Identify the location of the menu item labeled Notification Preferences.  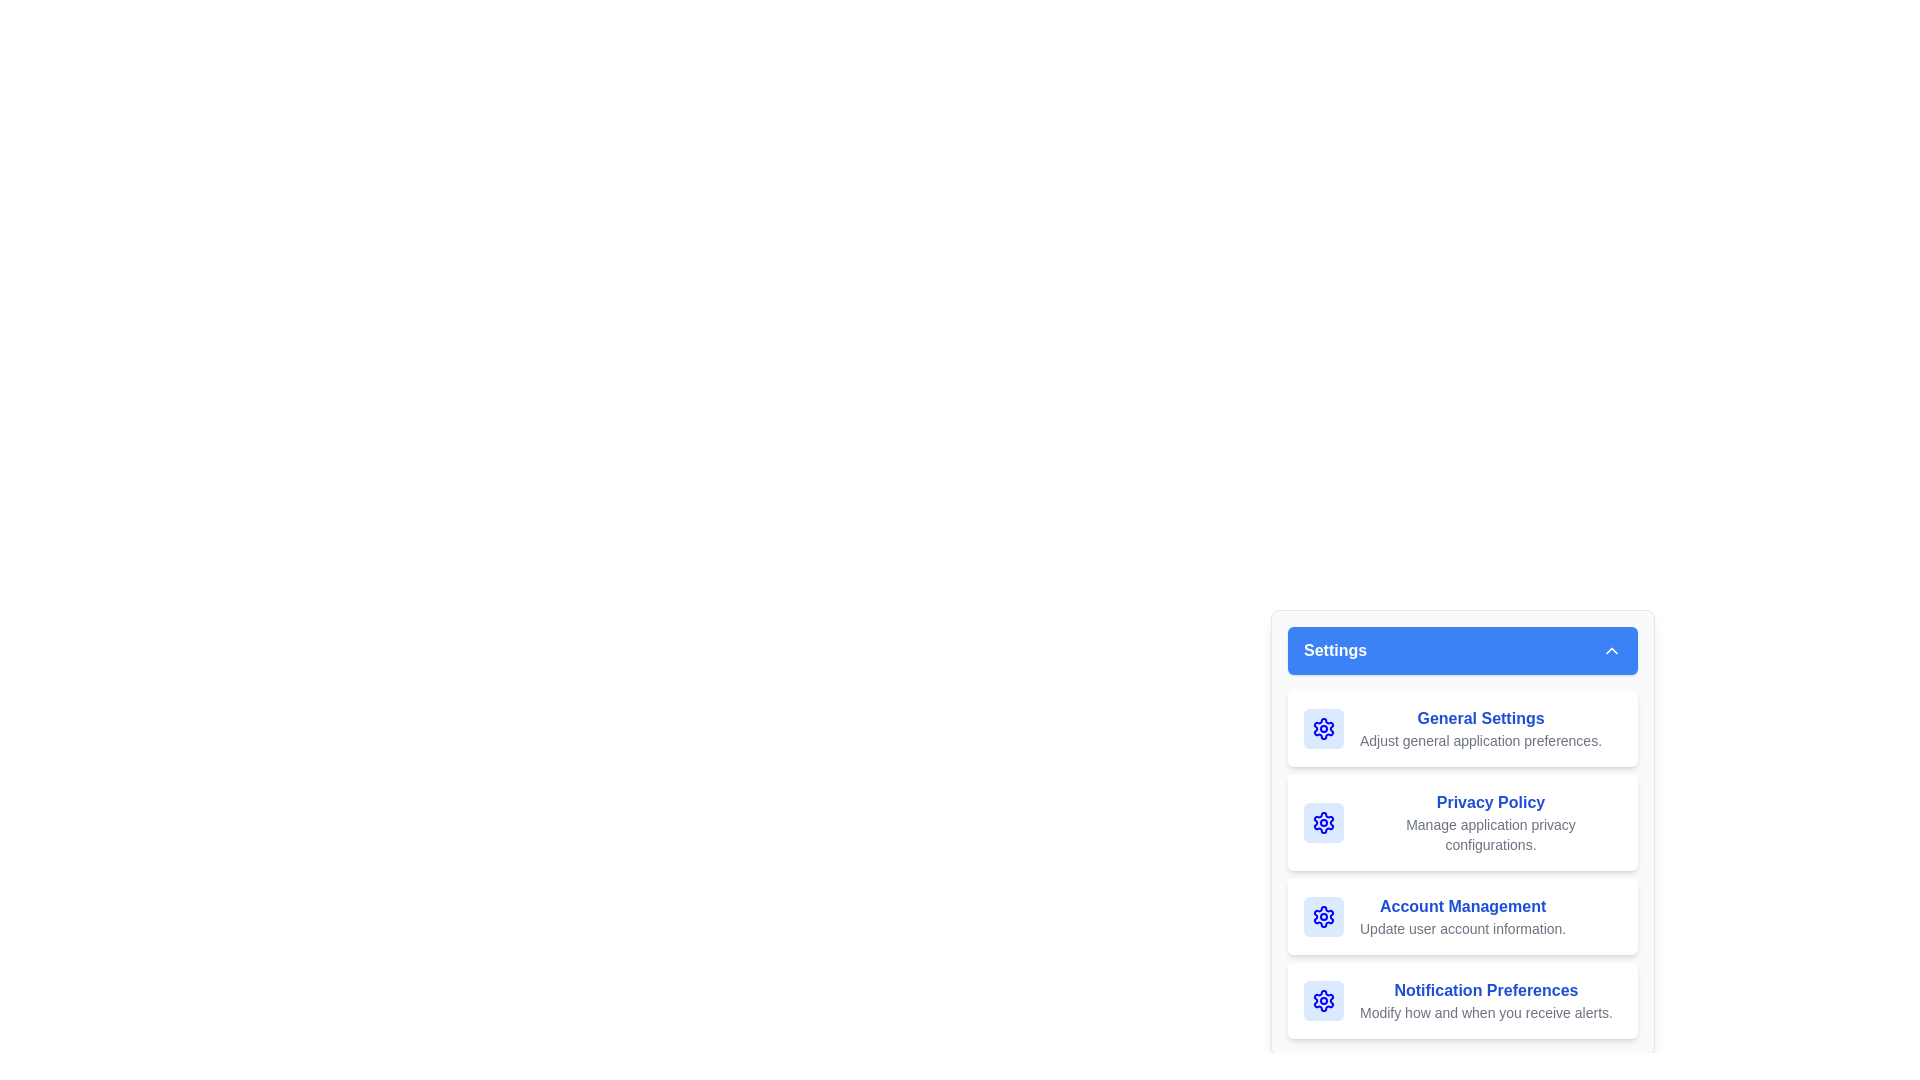
(1463, 1001).